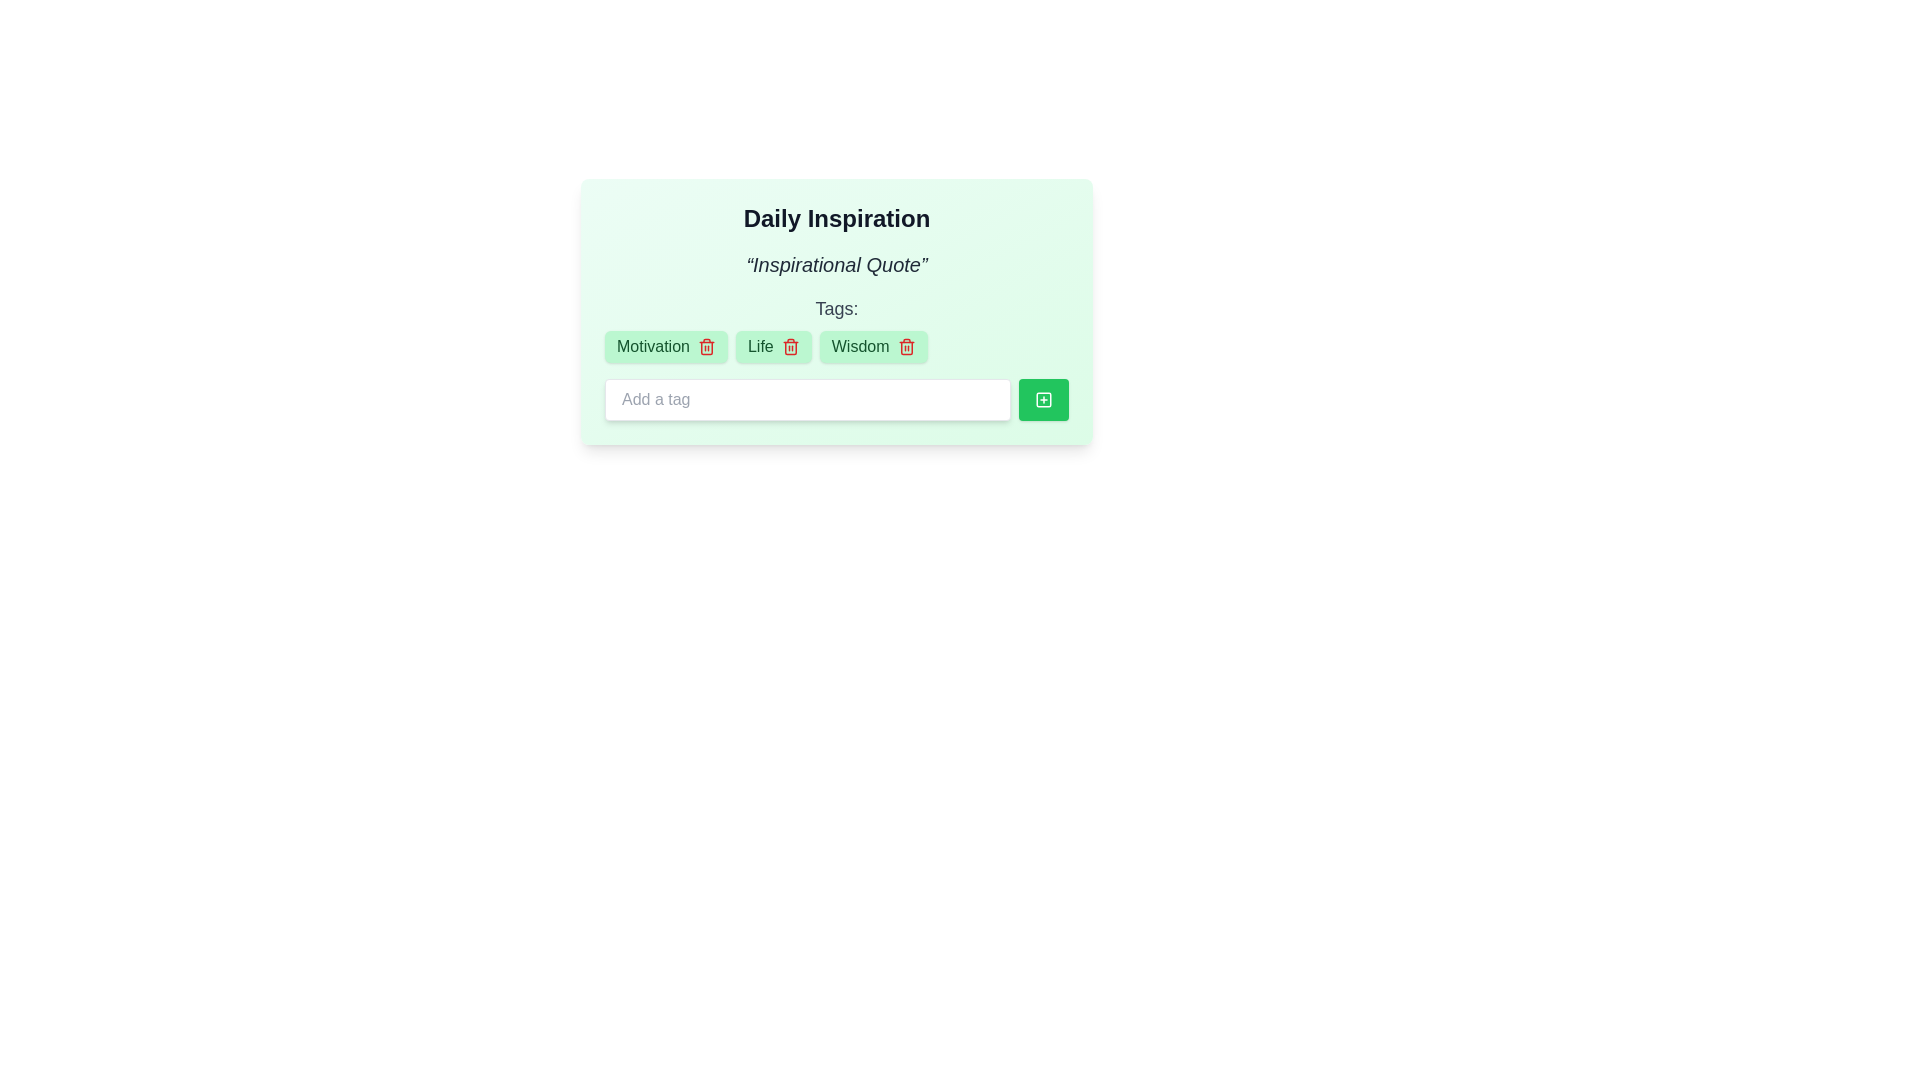 Image resolution: width=1920 pixels, height=1080 pixels. Describe the element at coordinates (873, 346) in the screenshot. I see `the red trash icon` at that location.